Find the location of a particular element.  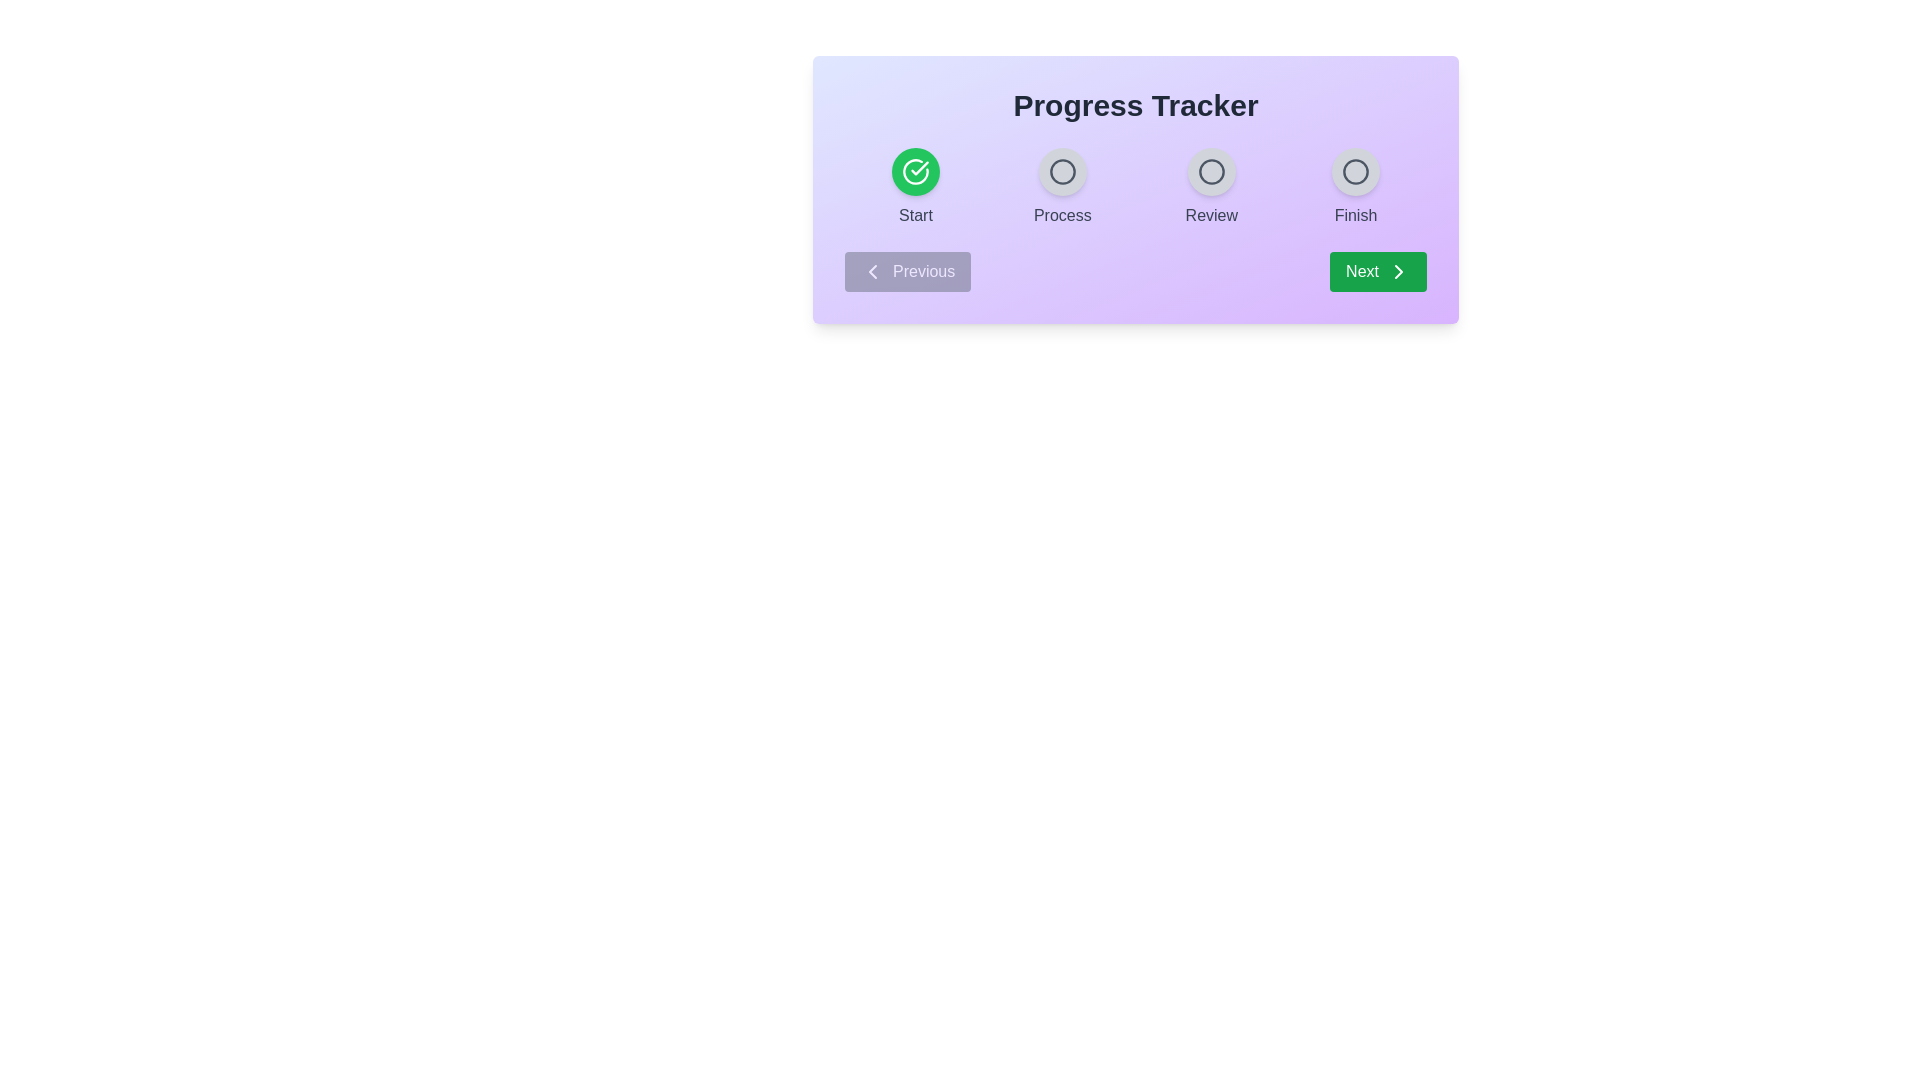

the Circular Progress Indicator Icon styled as an outlined circle with a metallic gray color is located at coordinates (1210, 171).